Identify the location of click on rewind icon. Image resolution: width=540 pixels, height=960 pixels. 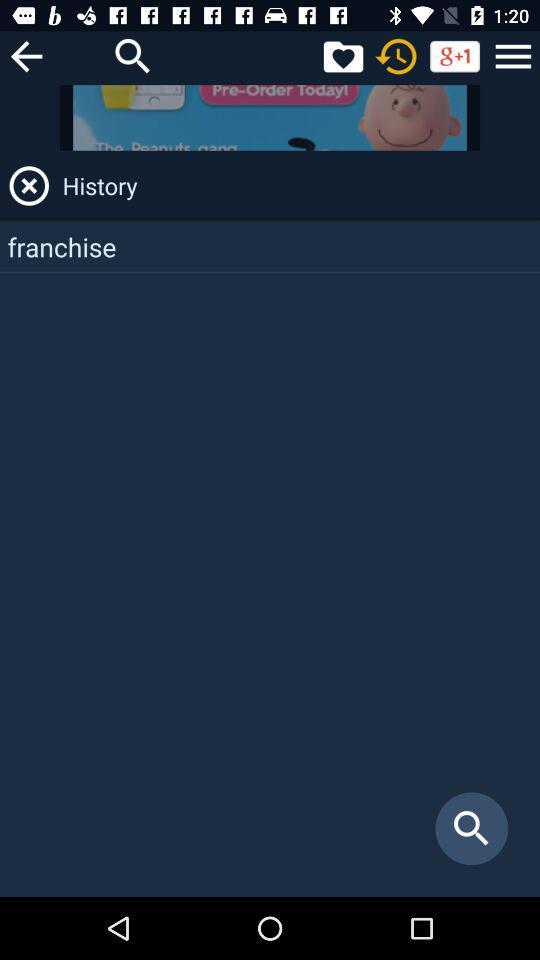
(396, 55).